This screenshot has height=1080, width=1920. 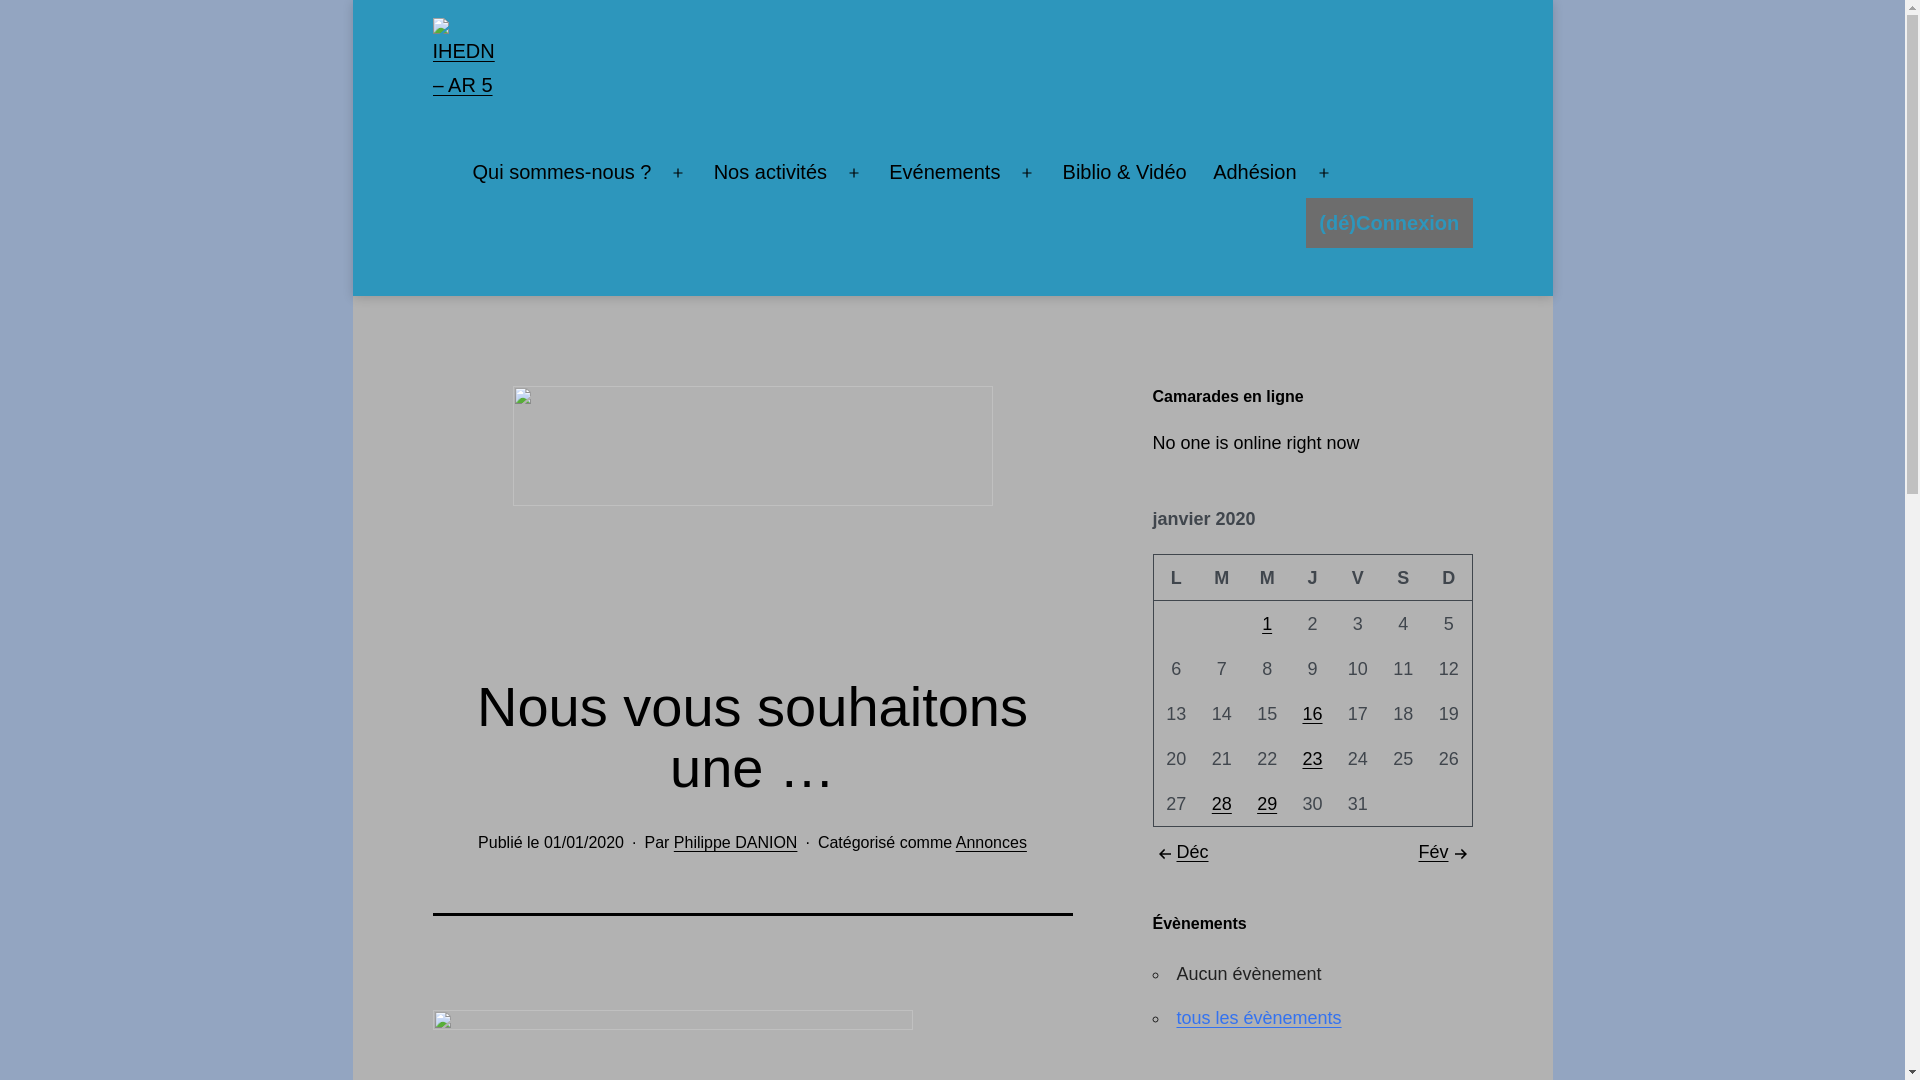 What do you see at coordinates (1221, 802) in the screenshot?
I see `'28'` at bounding box center [1221, 802].